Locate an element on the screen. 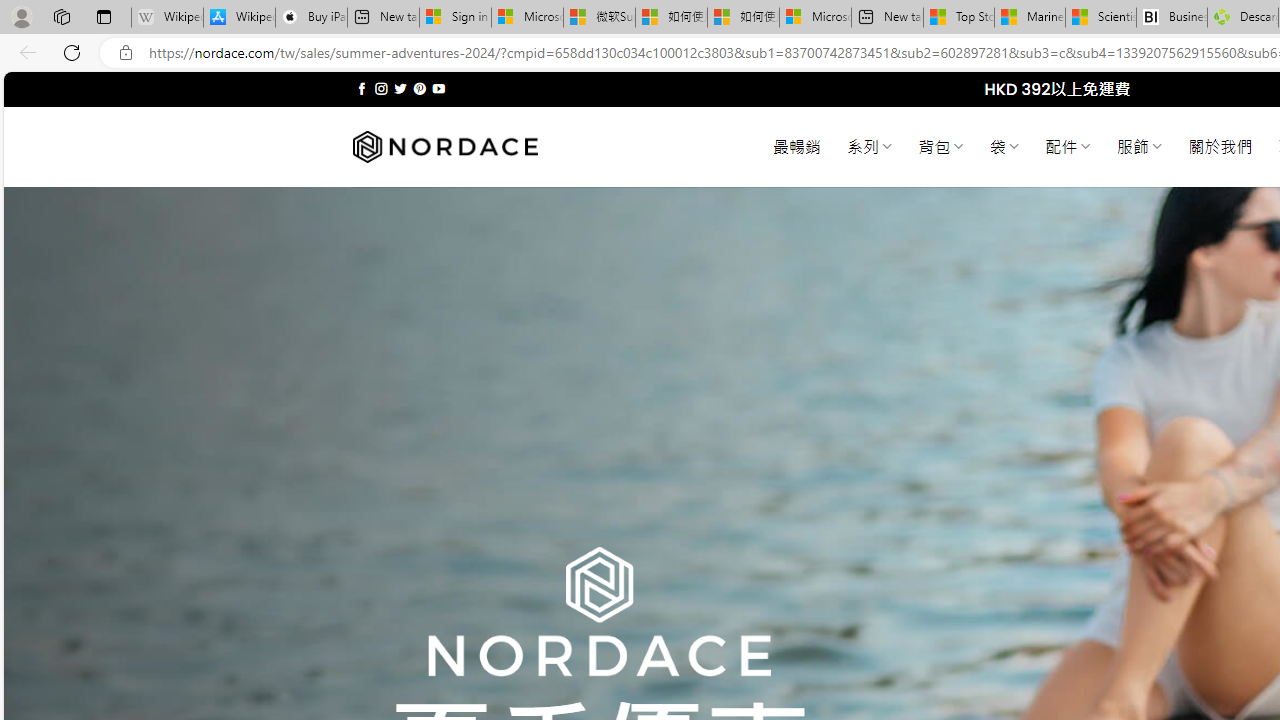  'Buy iPad - Apple' is located at coordinates (310, 17).